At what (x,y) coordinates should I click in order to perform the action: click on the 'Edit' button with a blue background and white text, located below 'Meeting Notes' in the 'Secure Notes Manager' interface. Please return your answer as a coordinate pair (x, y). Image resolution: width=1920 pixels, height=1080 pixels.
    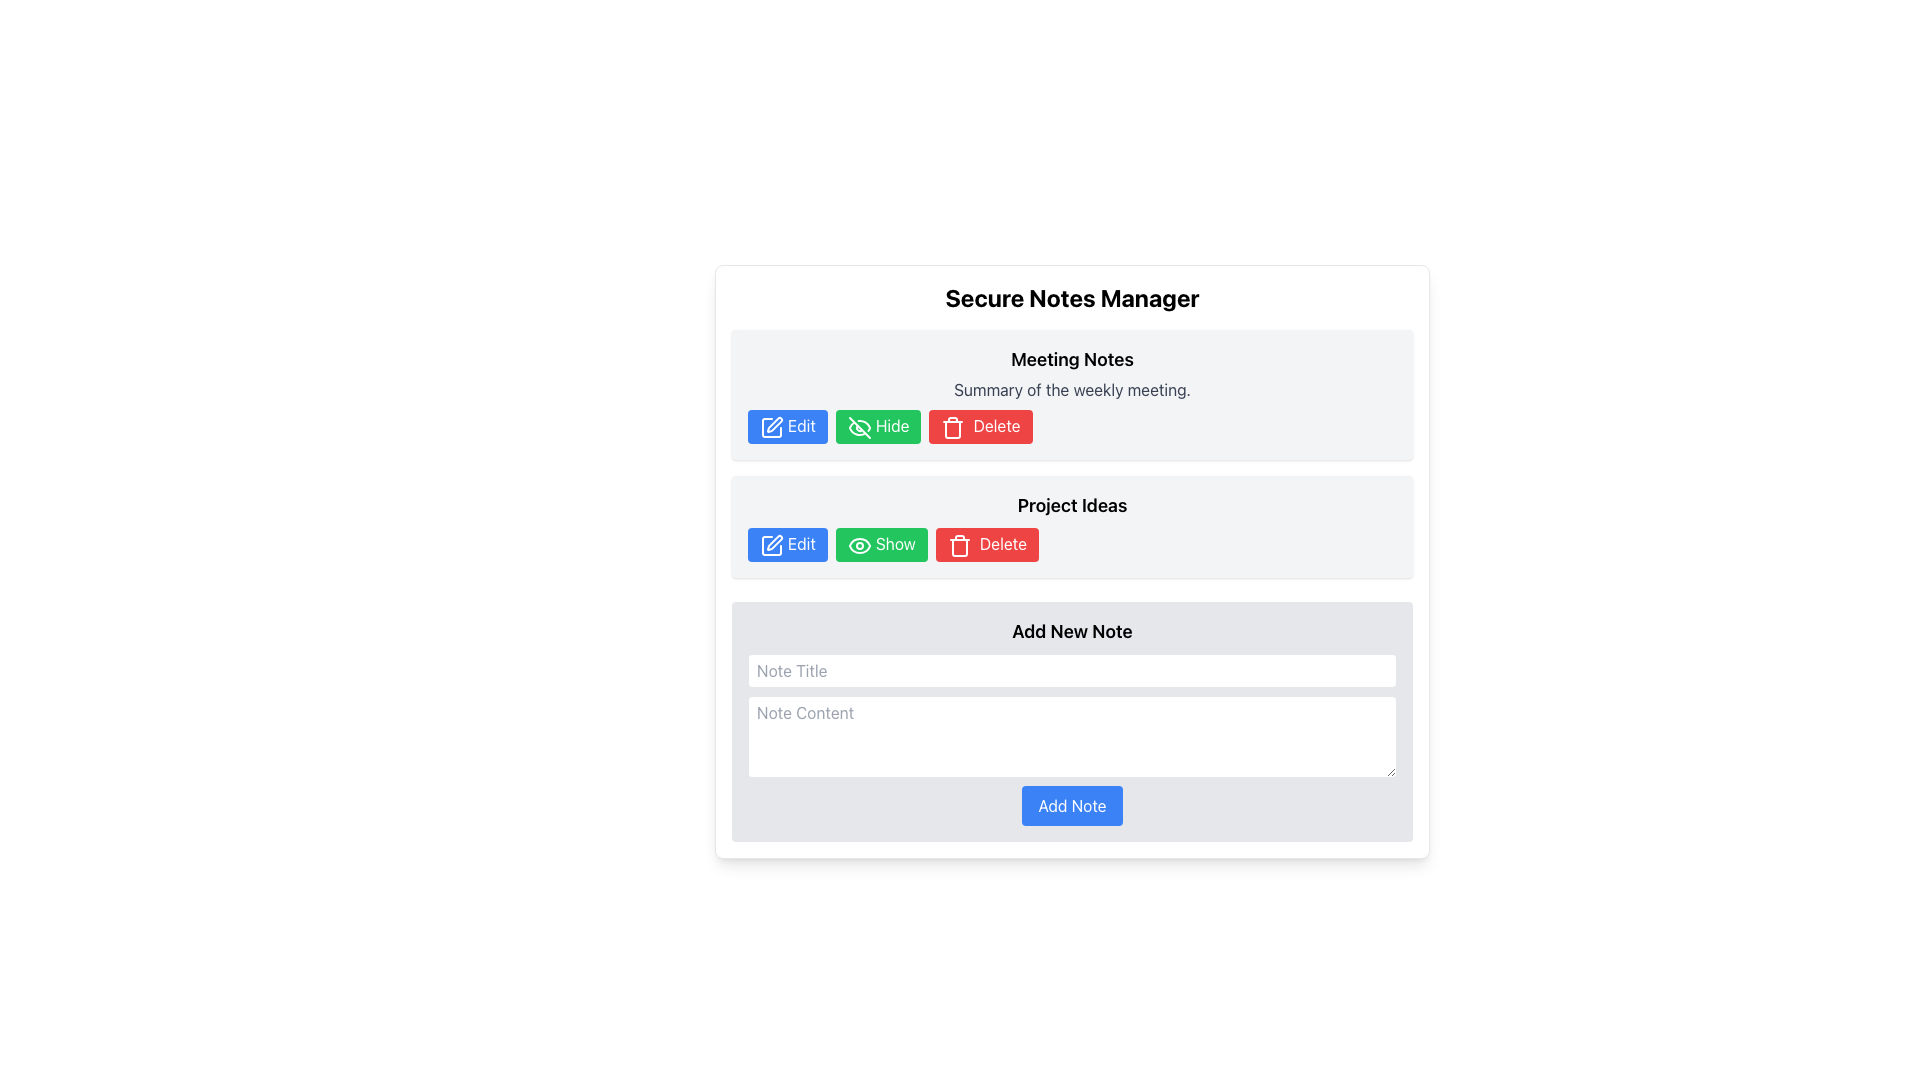
    Looking at the image, I should click on (786, 425).